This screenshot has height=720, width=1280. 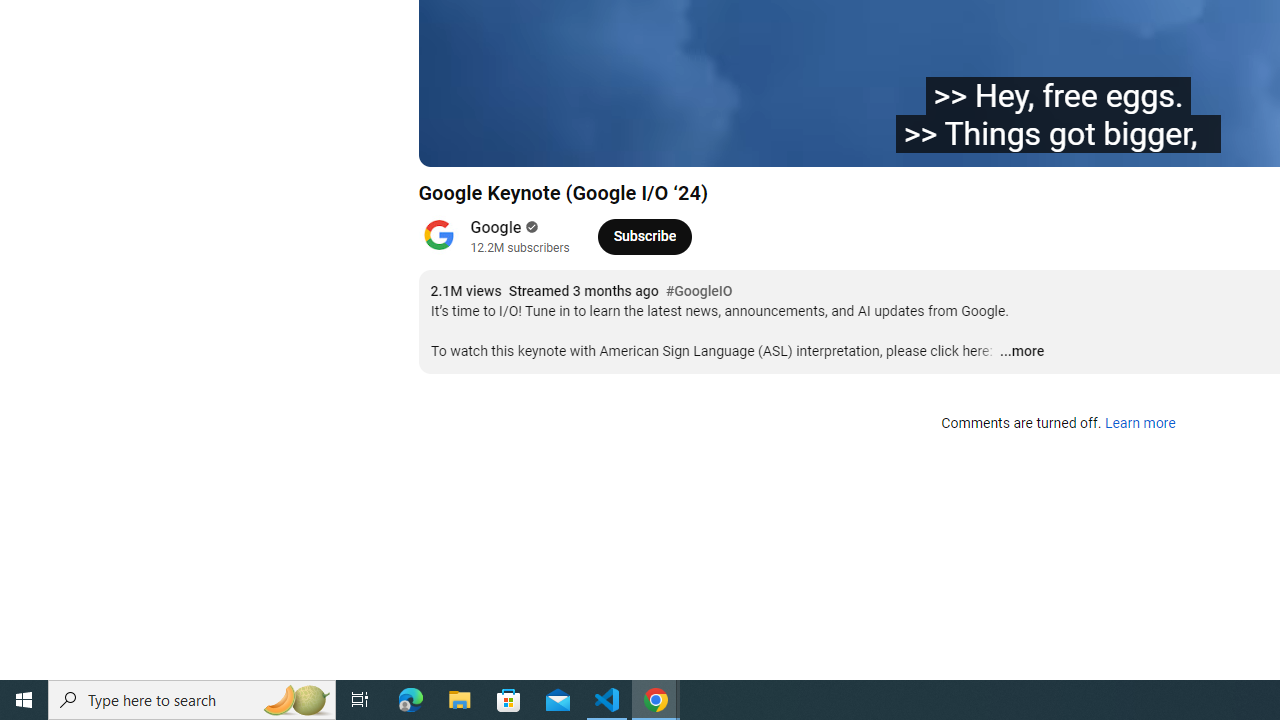 What do you see at coordinates (548, 141) in the screenshot?
I see `'Mute (m)'` at bounding box center [548, 141].